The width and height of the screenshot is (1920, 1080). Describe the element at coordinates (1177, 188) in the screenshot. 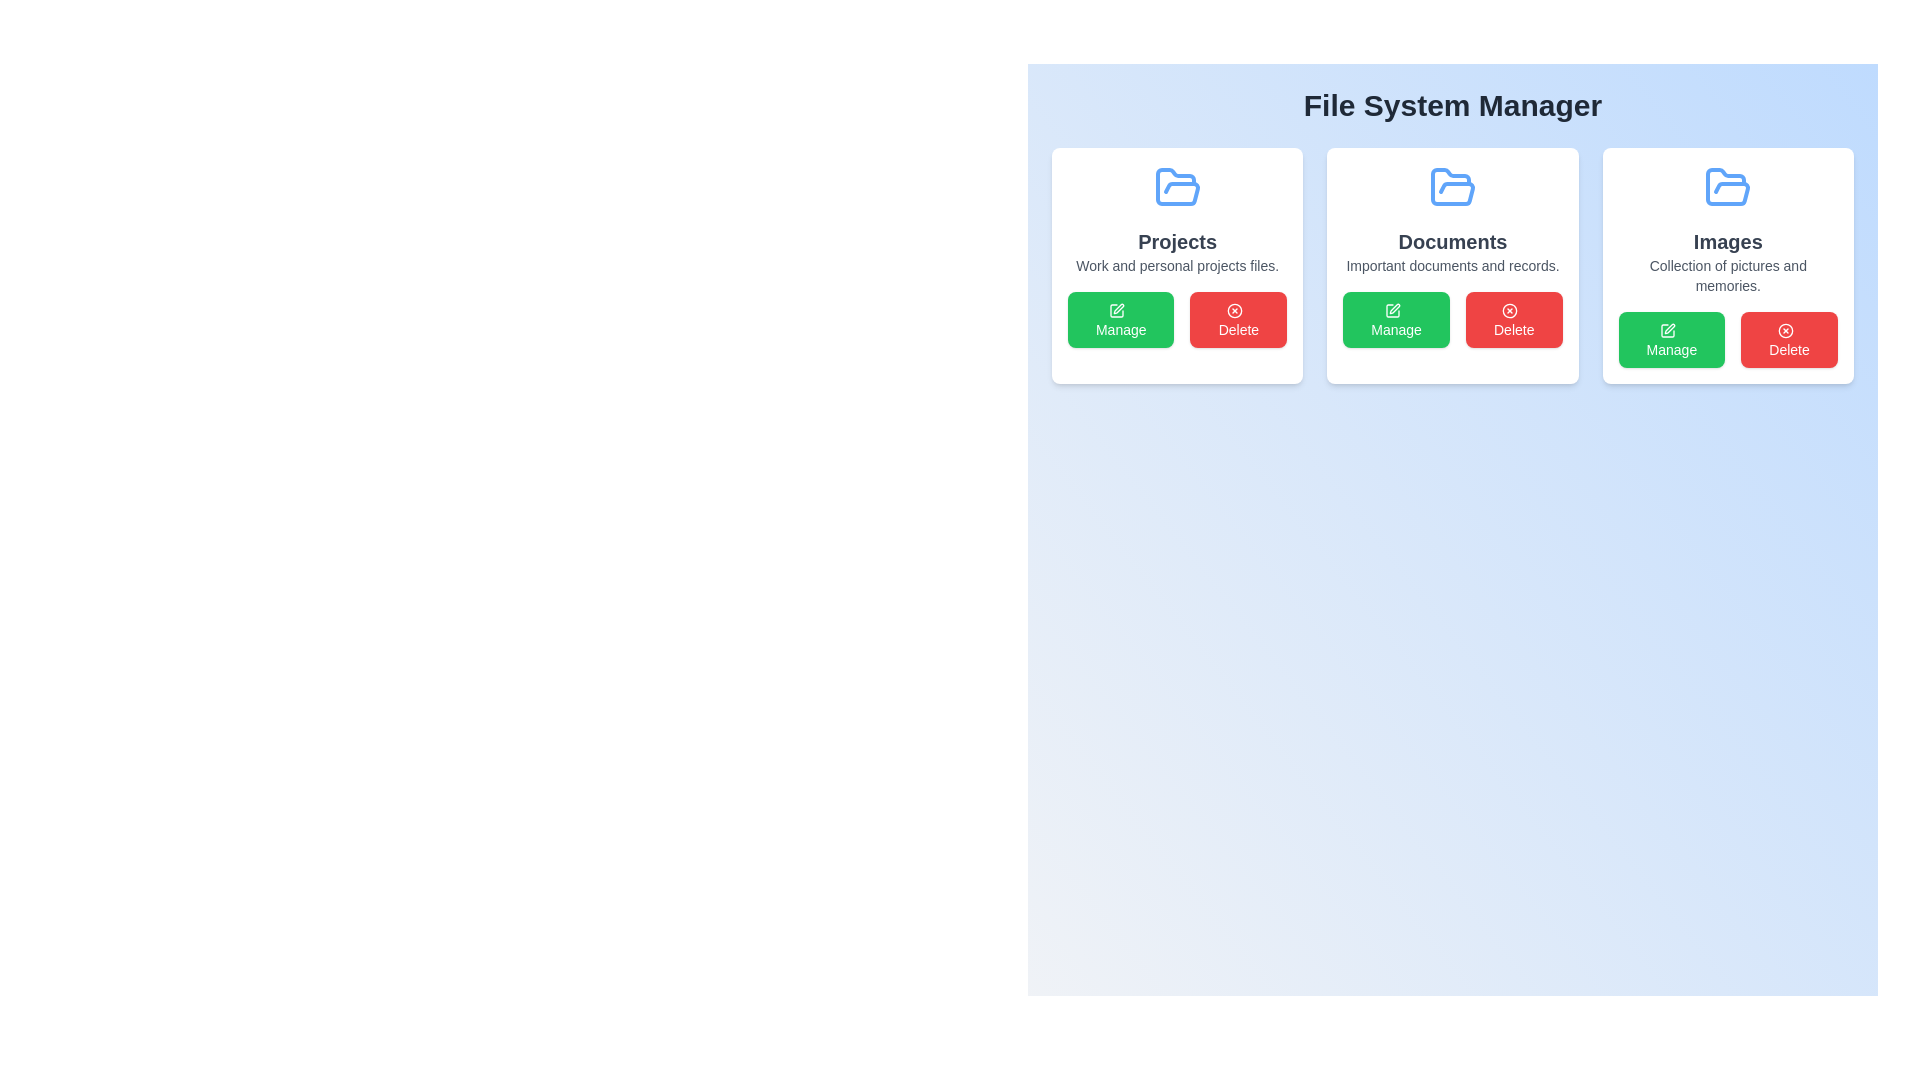

I see `the blue open folder icon located at the top center of the first card labeled 'Projects' in the 'File System Manager' section` at that location.